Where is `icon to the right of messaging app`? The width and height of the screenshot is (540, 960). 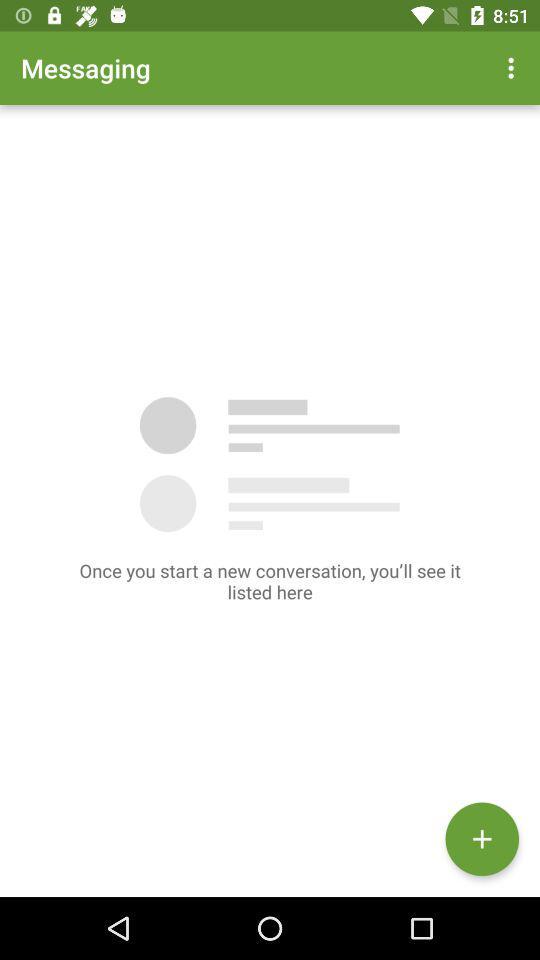
icon to the right of messaging app is located at coordinates (513, 68).